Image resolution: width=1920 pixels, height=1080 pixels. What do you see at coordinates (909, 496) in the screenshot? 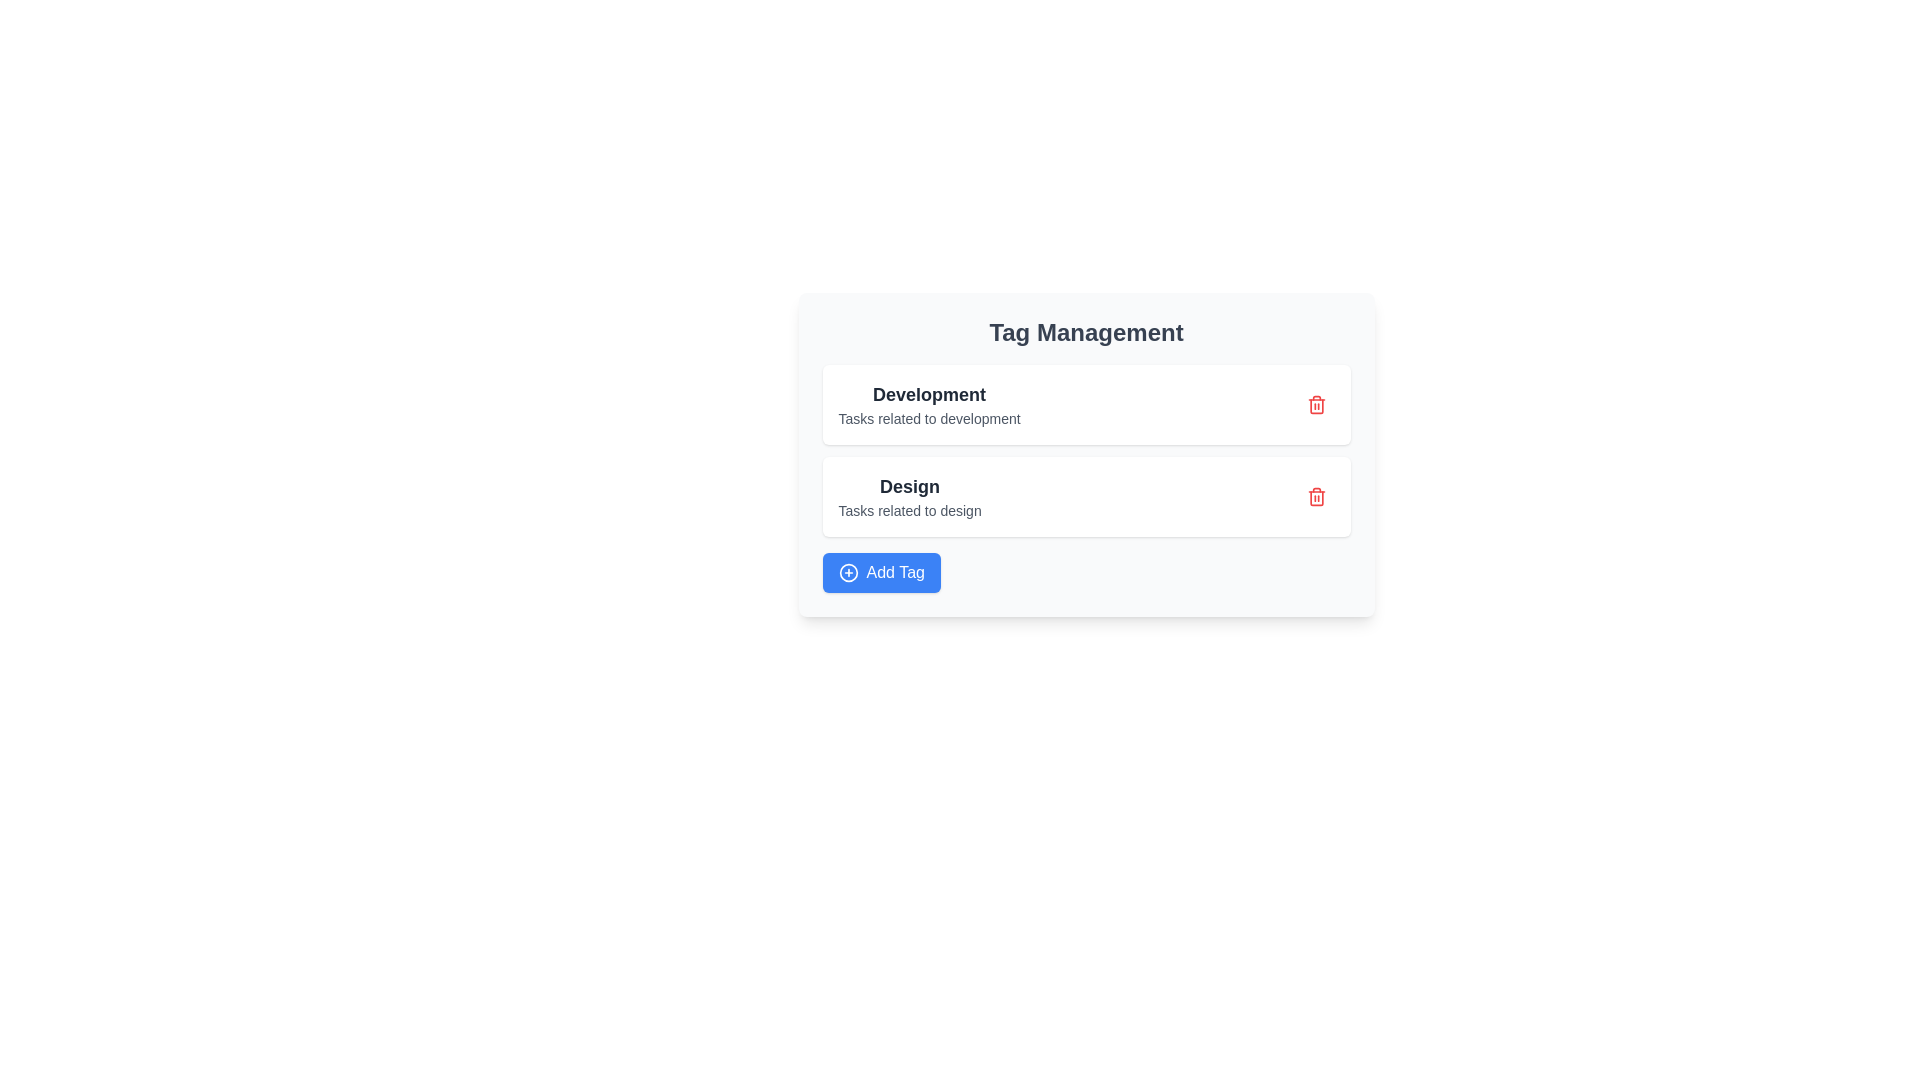
I see `text content of the Text Display Block that describes the 'Design' category, located between 'Development' and 'Add Tag'` at bounding box center [909, 496].